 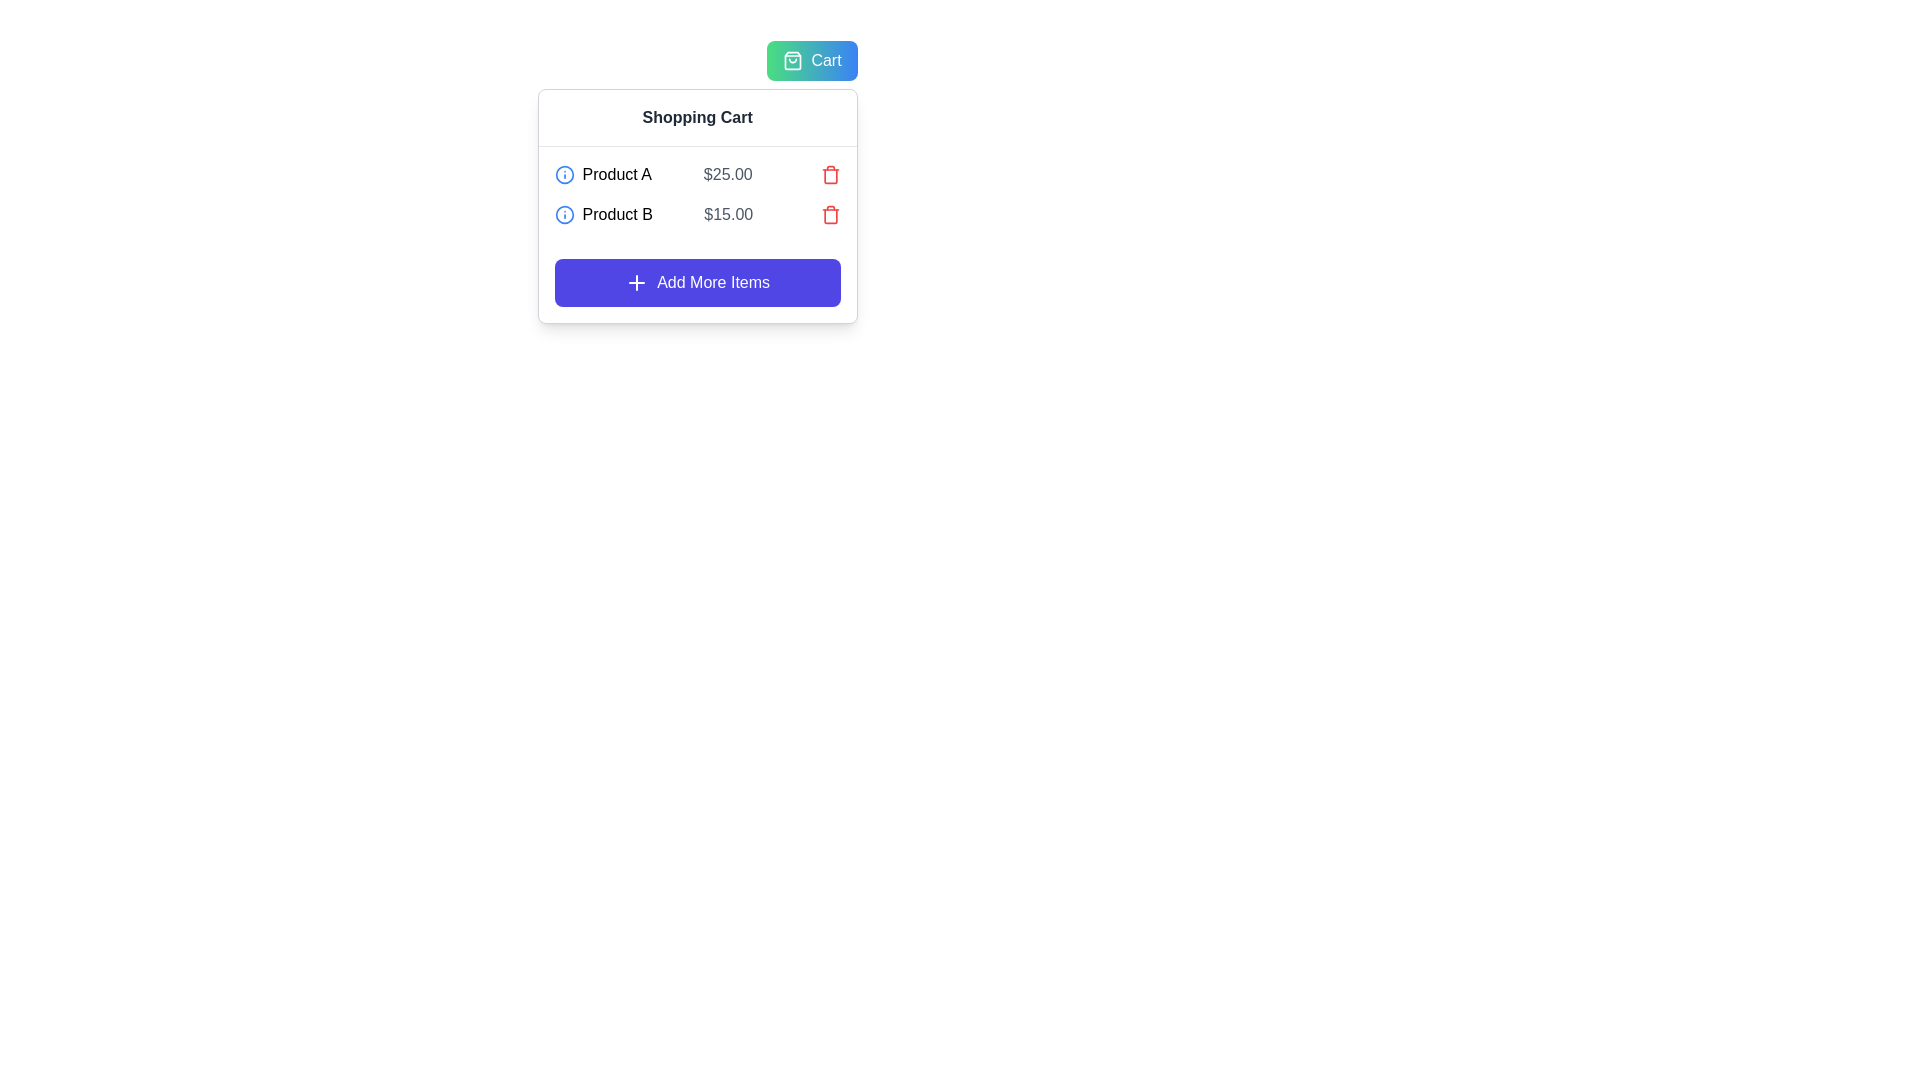 What do you see at coordinates (697, 282) in the screenshot?
I see `the button located at the bottom of the shopping cart panel, which allows users to add additional items to the shopping cart` at bounding box center [697, 282].